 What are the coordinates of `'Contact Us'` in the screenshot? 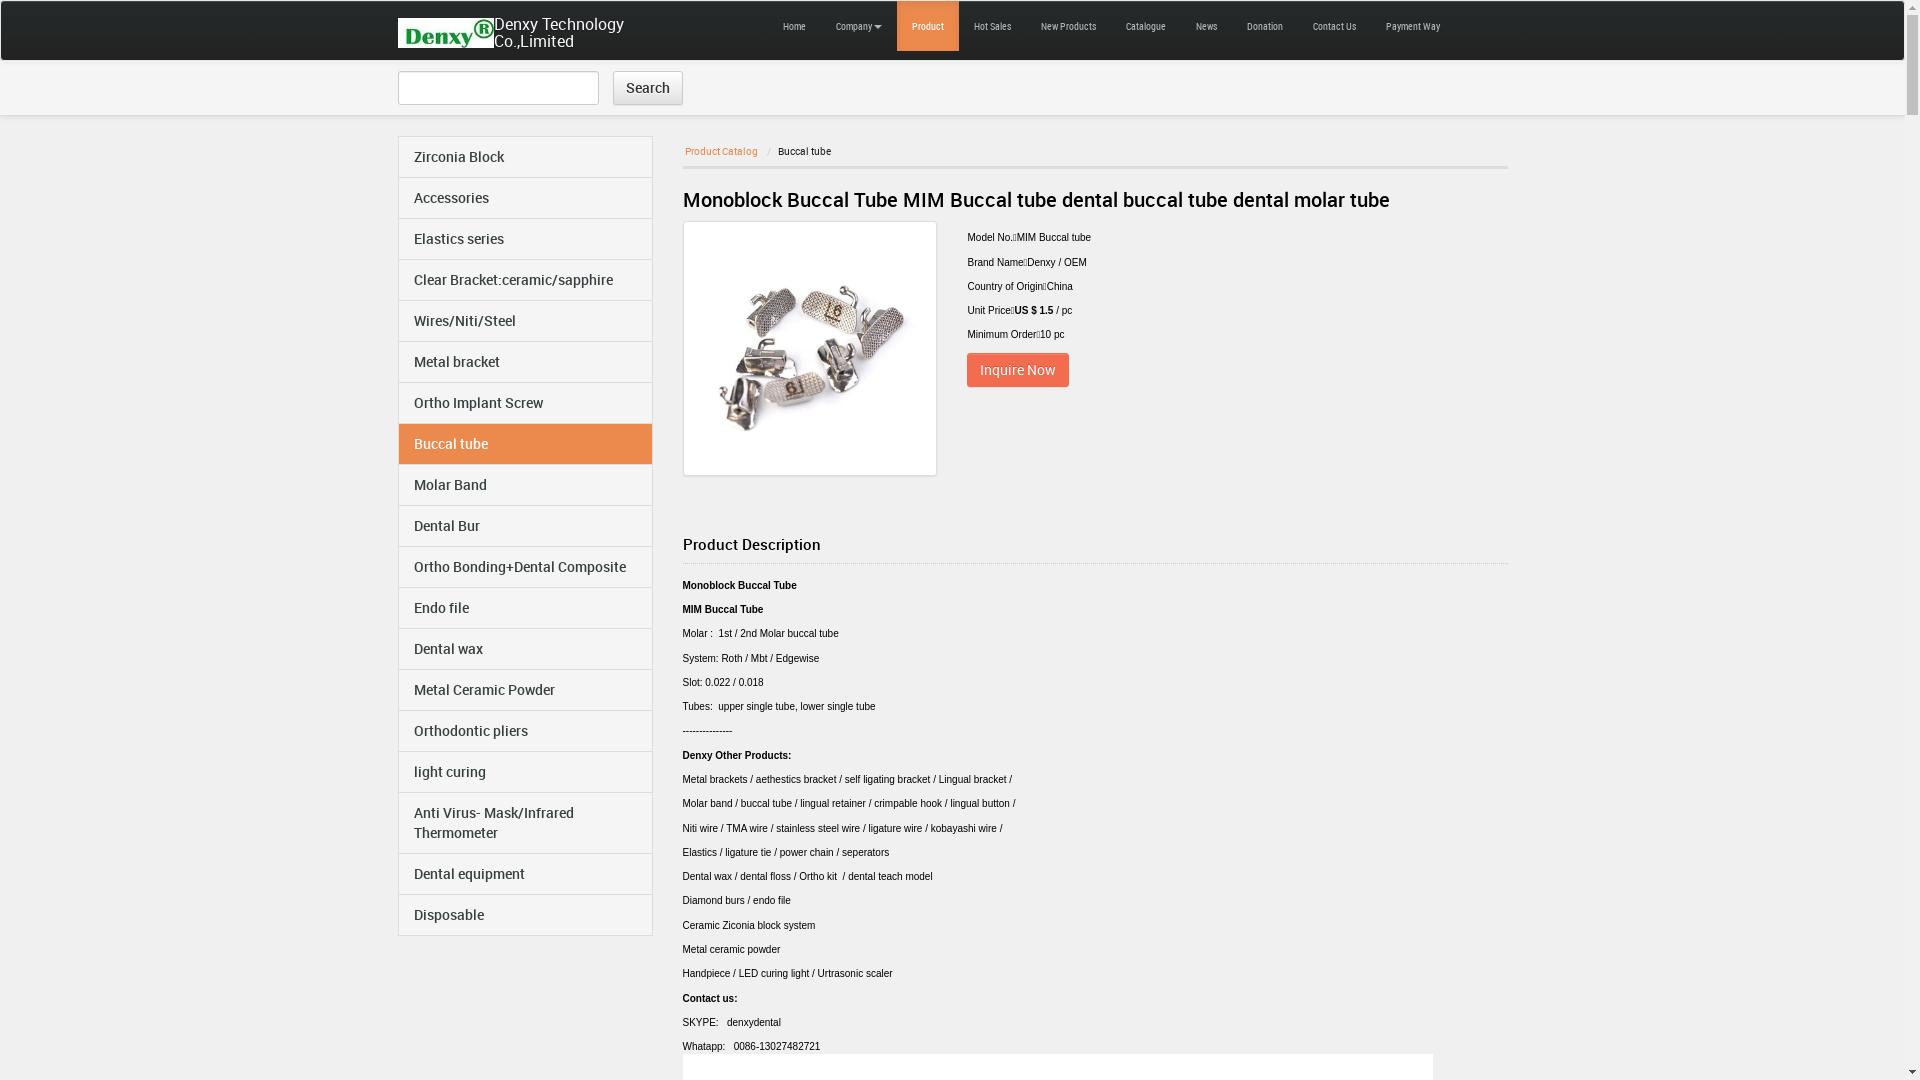 It's located at (1334, 26).